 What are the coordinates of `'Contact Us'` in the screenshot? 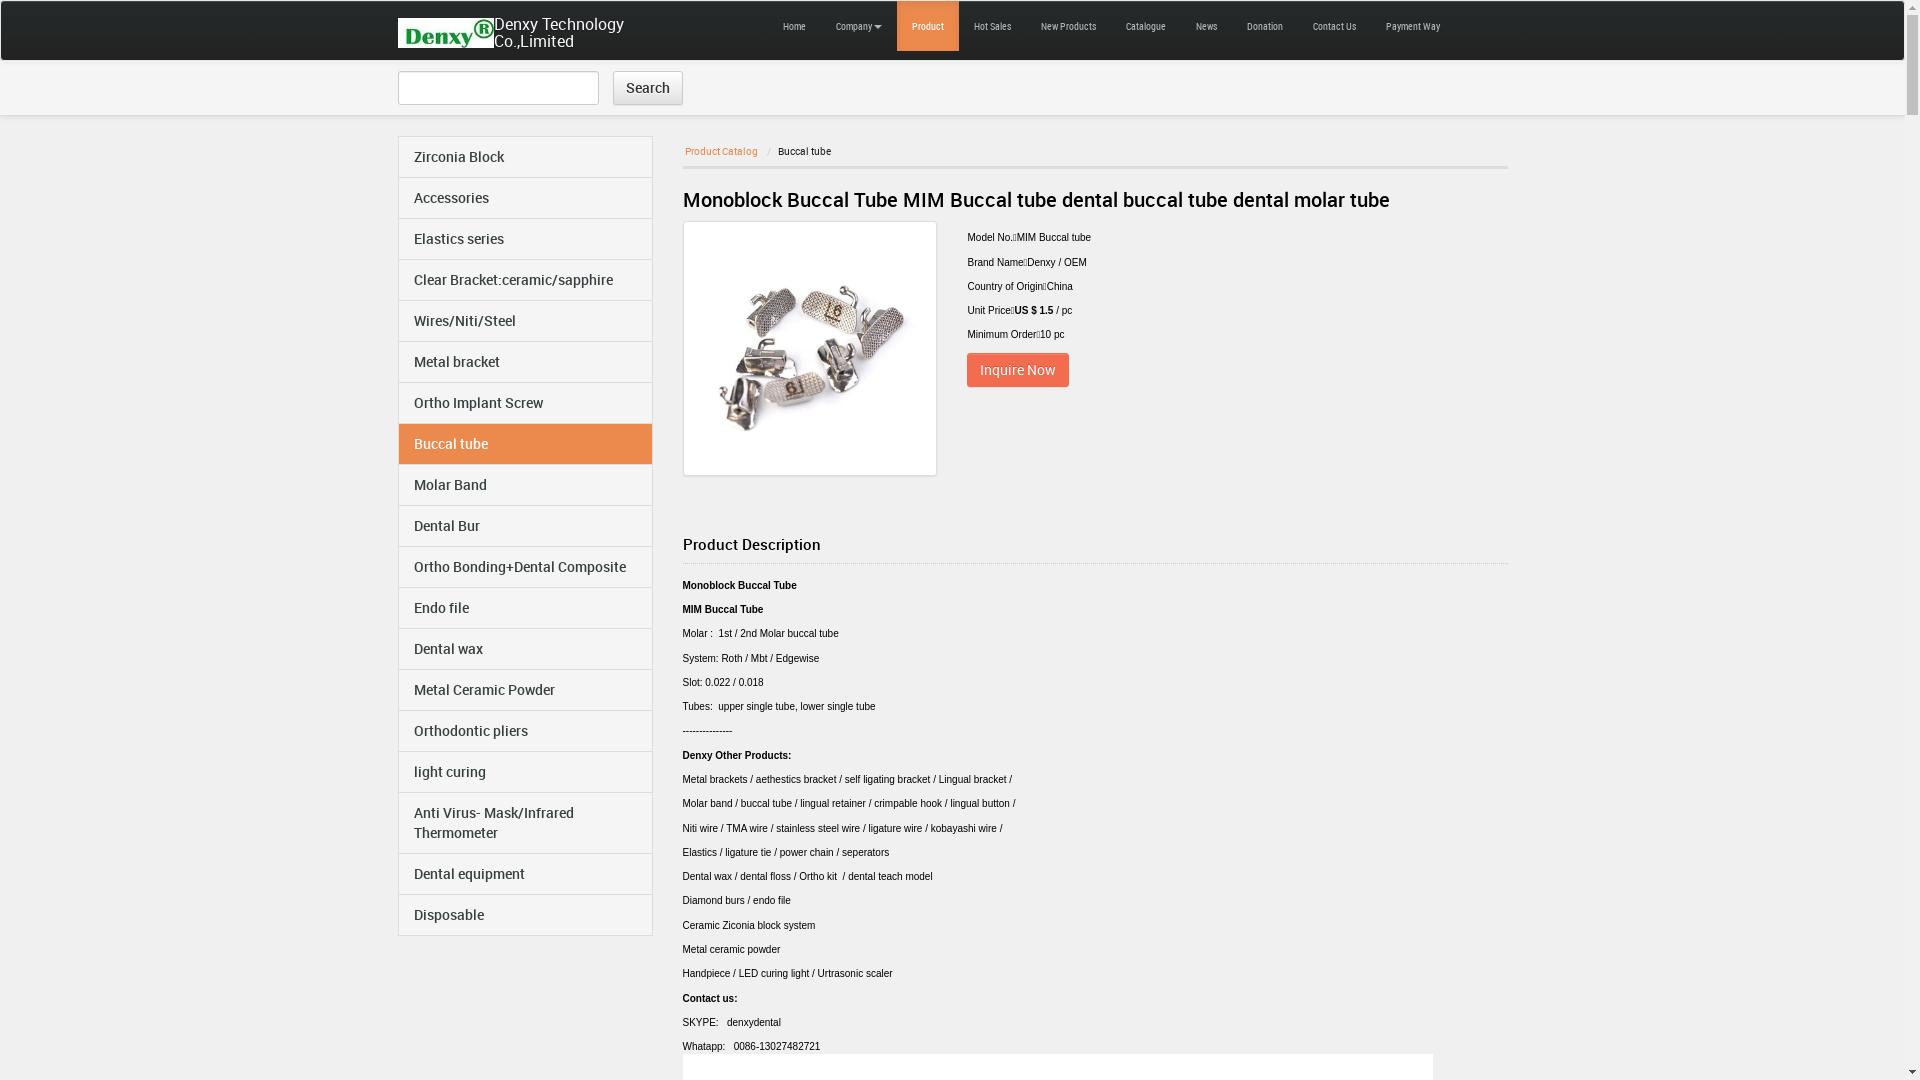 It's located at (1334, 26).